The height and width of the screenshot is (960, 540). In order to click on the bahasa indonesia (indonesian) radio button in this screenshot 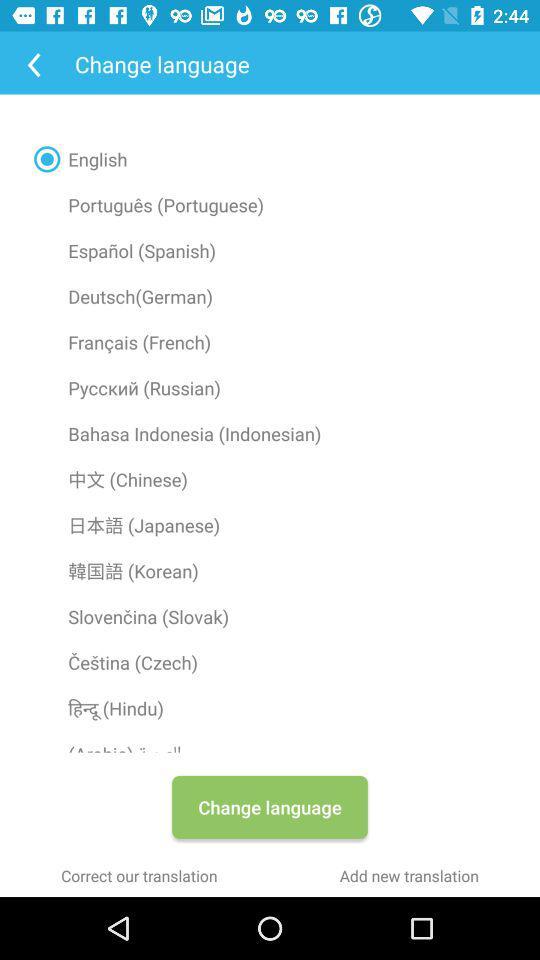, I will do `click(270, 433)`.